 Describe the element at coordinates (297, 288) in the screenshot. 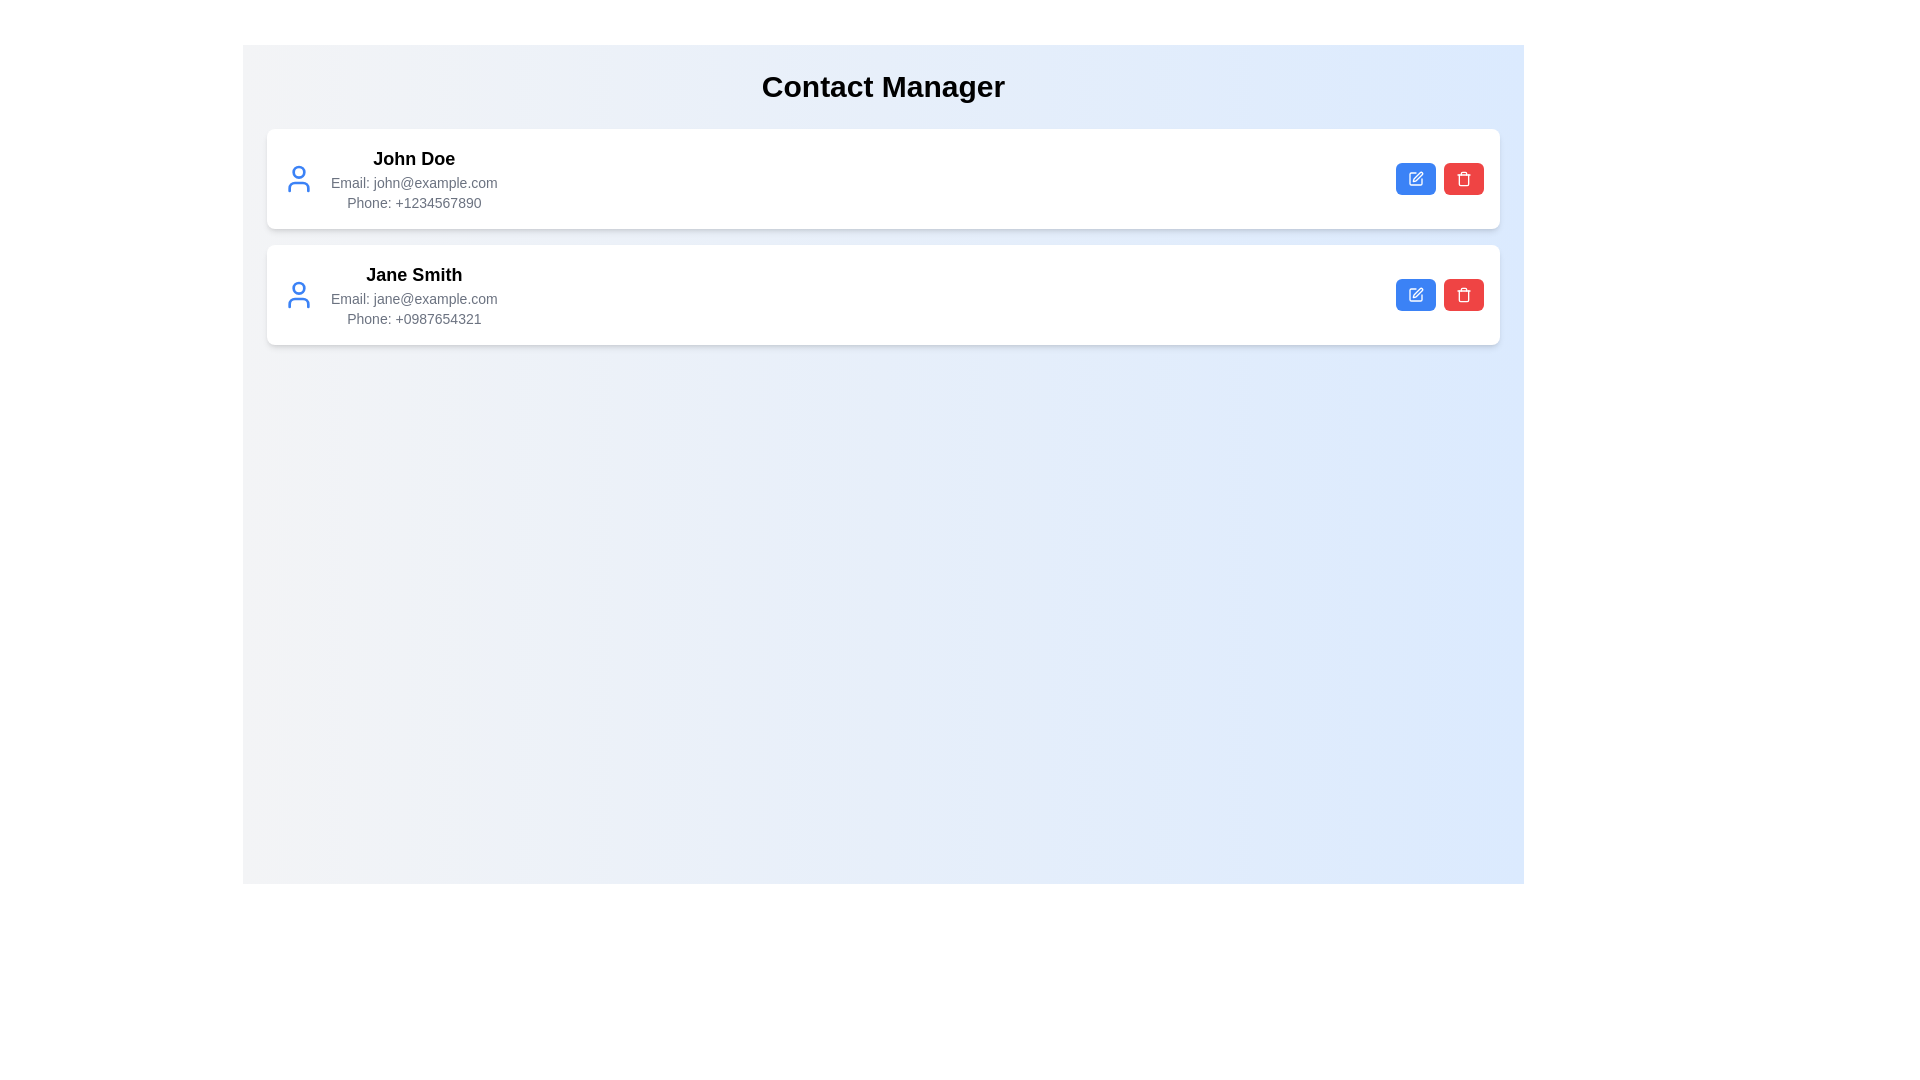

I see `circular head element of the user icon represented in the SVG for 'Jane Smith' using the browser developer tools` at that location.